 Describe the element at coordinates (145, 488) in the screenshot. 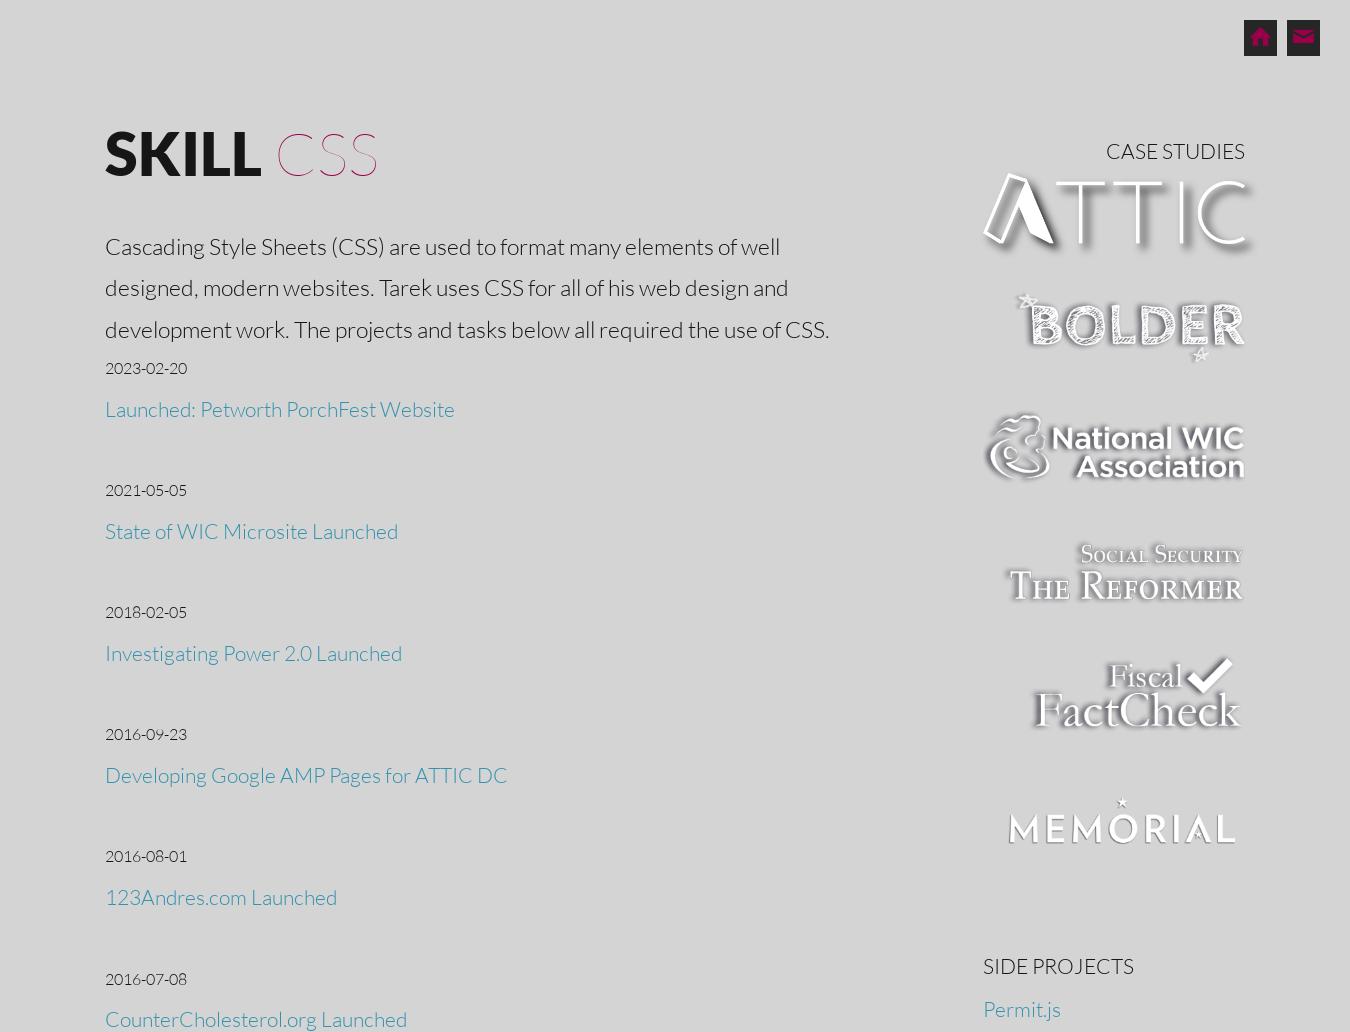

I see `'2021-05-05'` at that location.